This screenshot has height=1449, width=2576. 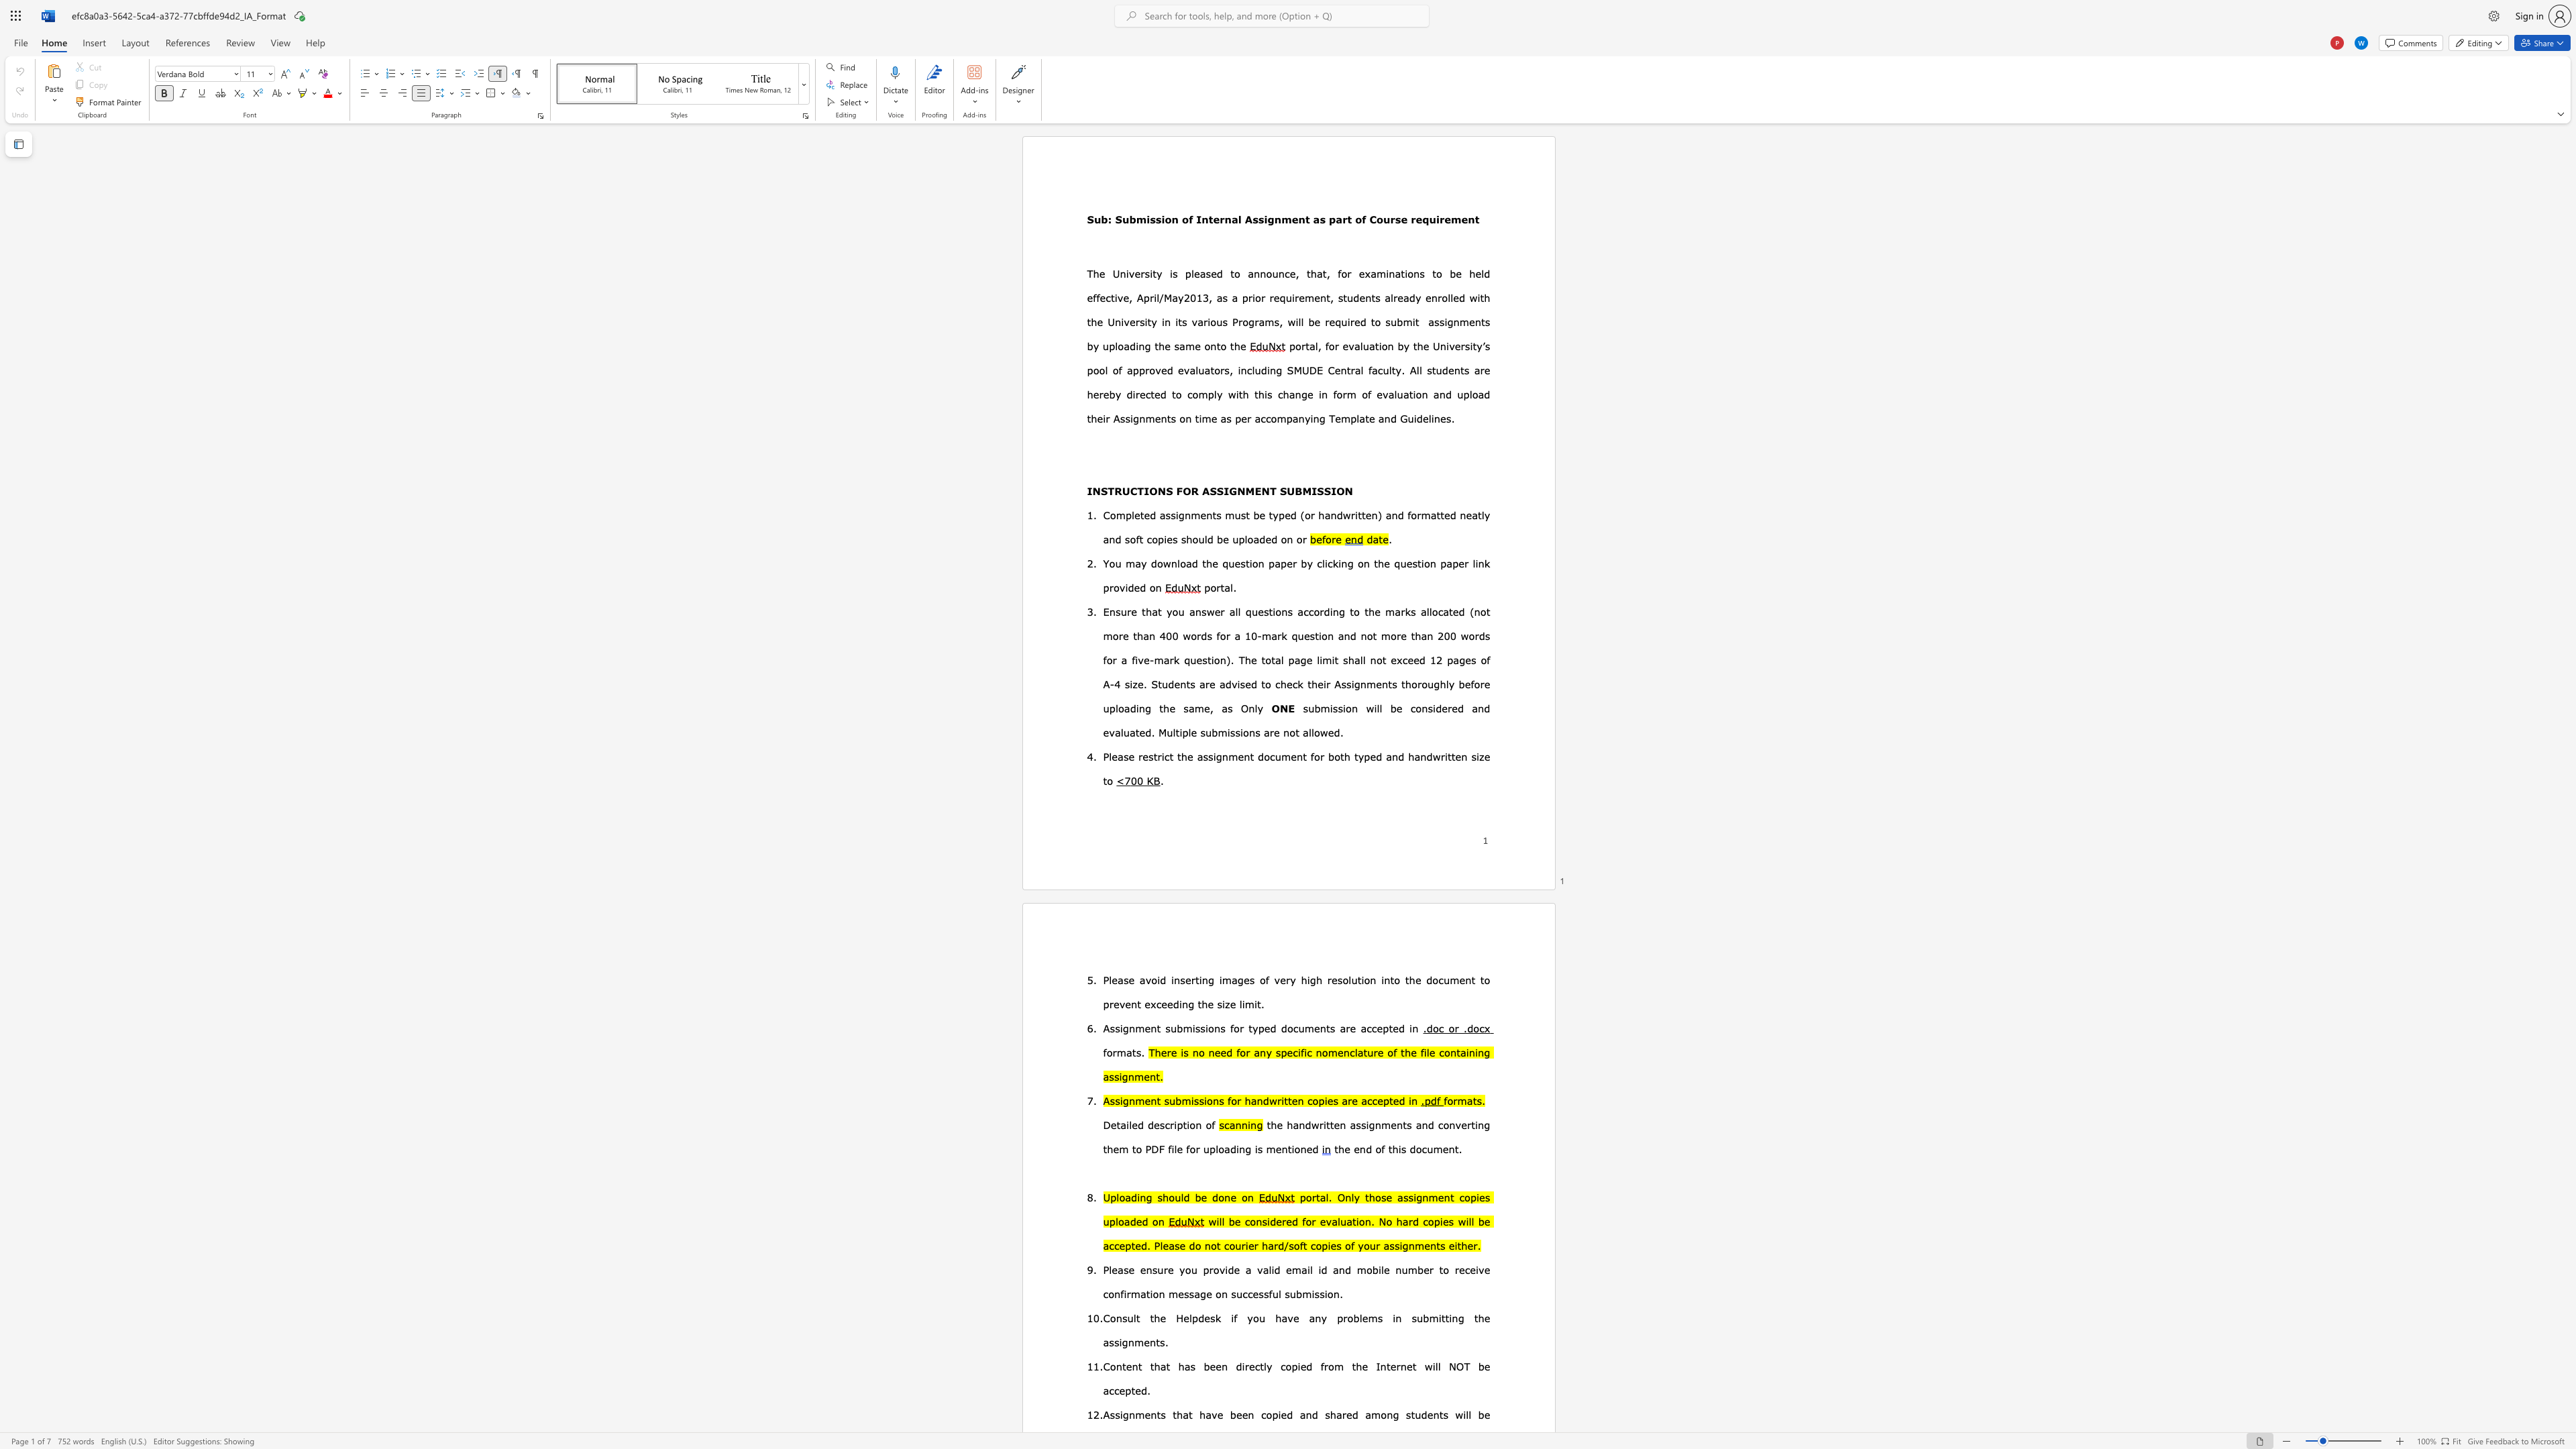 I want to click on the subset text "in" within the text "are accepted in", so click(x=1409, y=1027).